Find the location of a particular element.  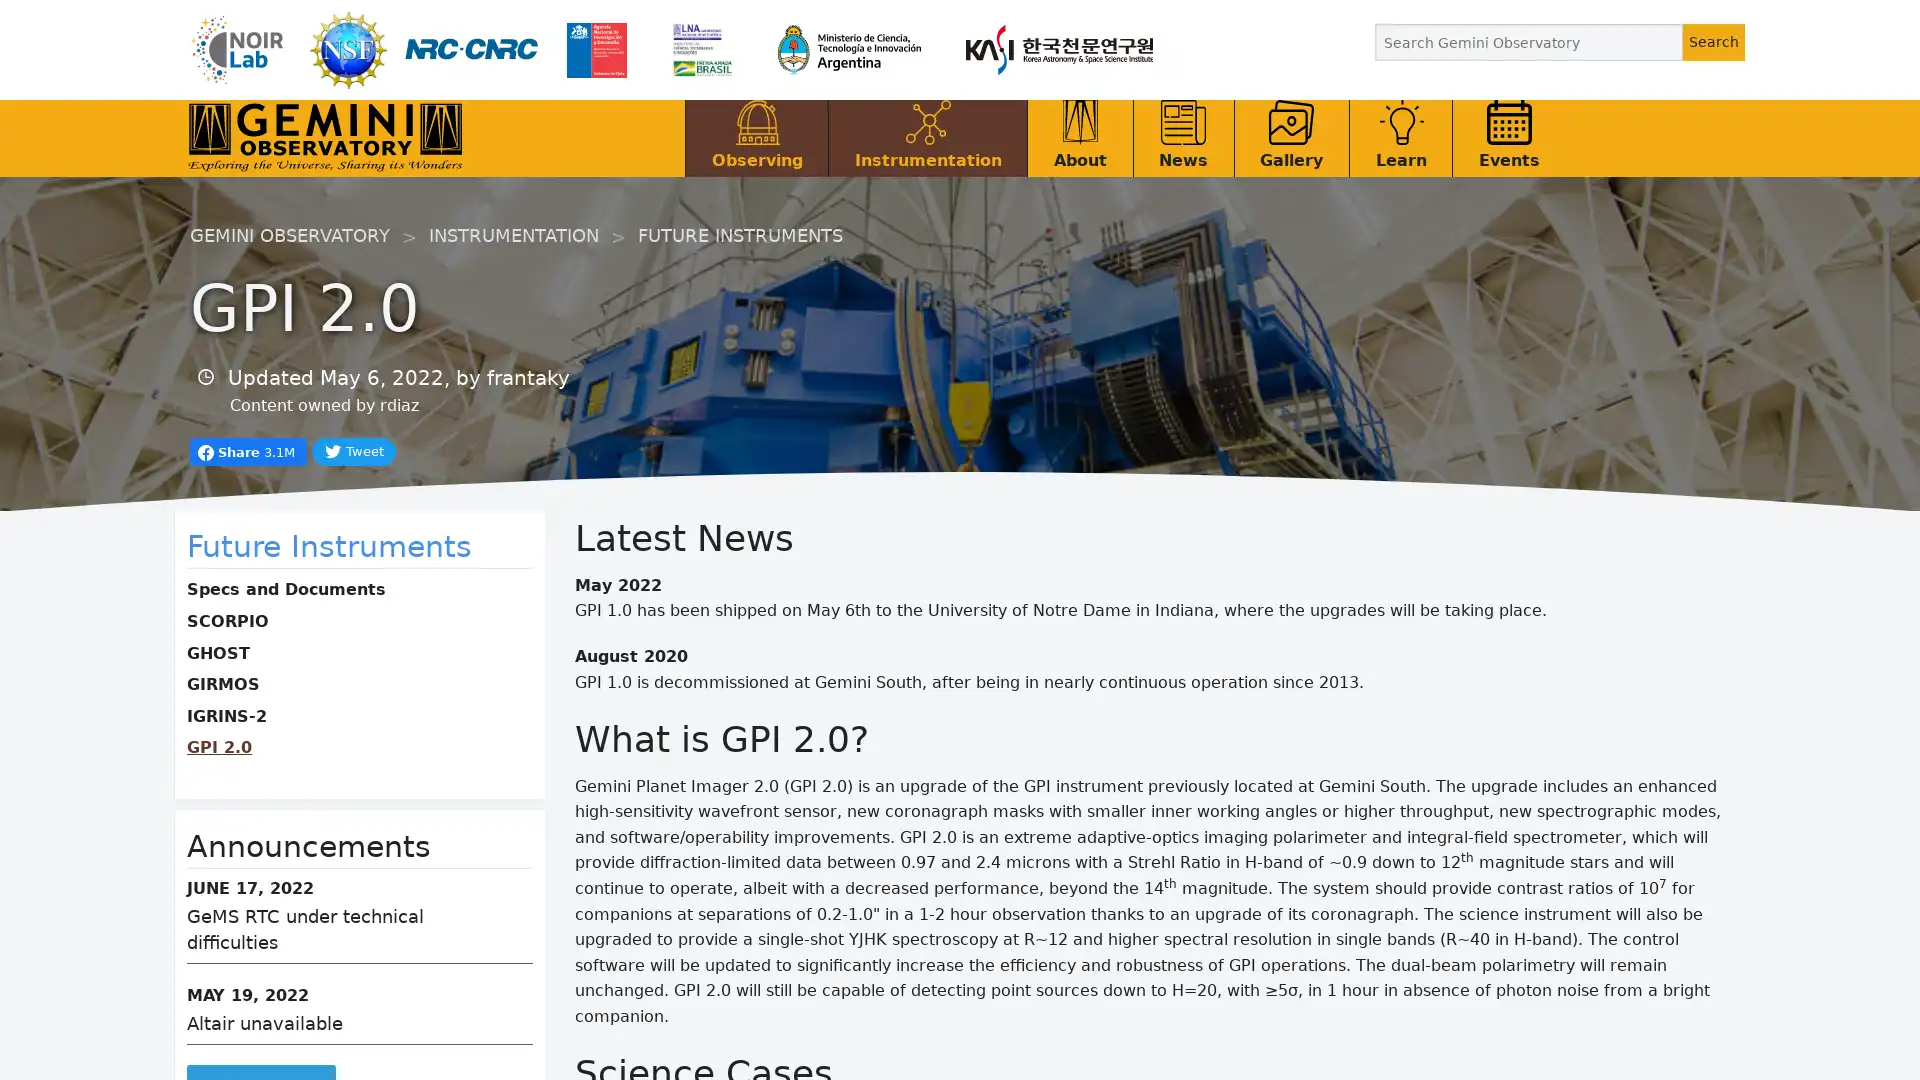

Search is located at coordinates (1712, 42).